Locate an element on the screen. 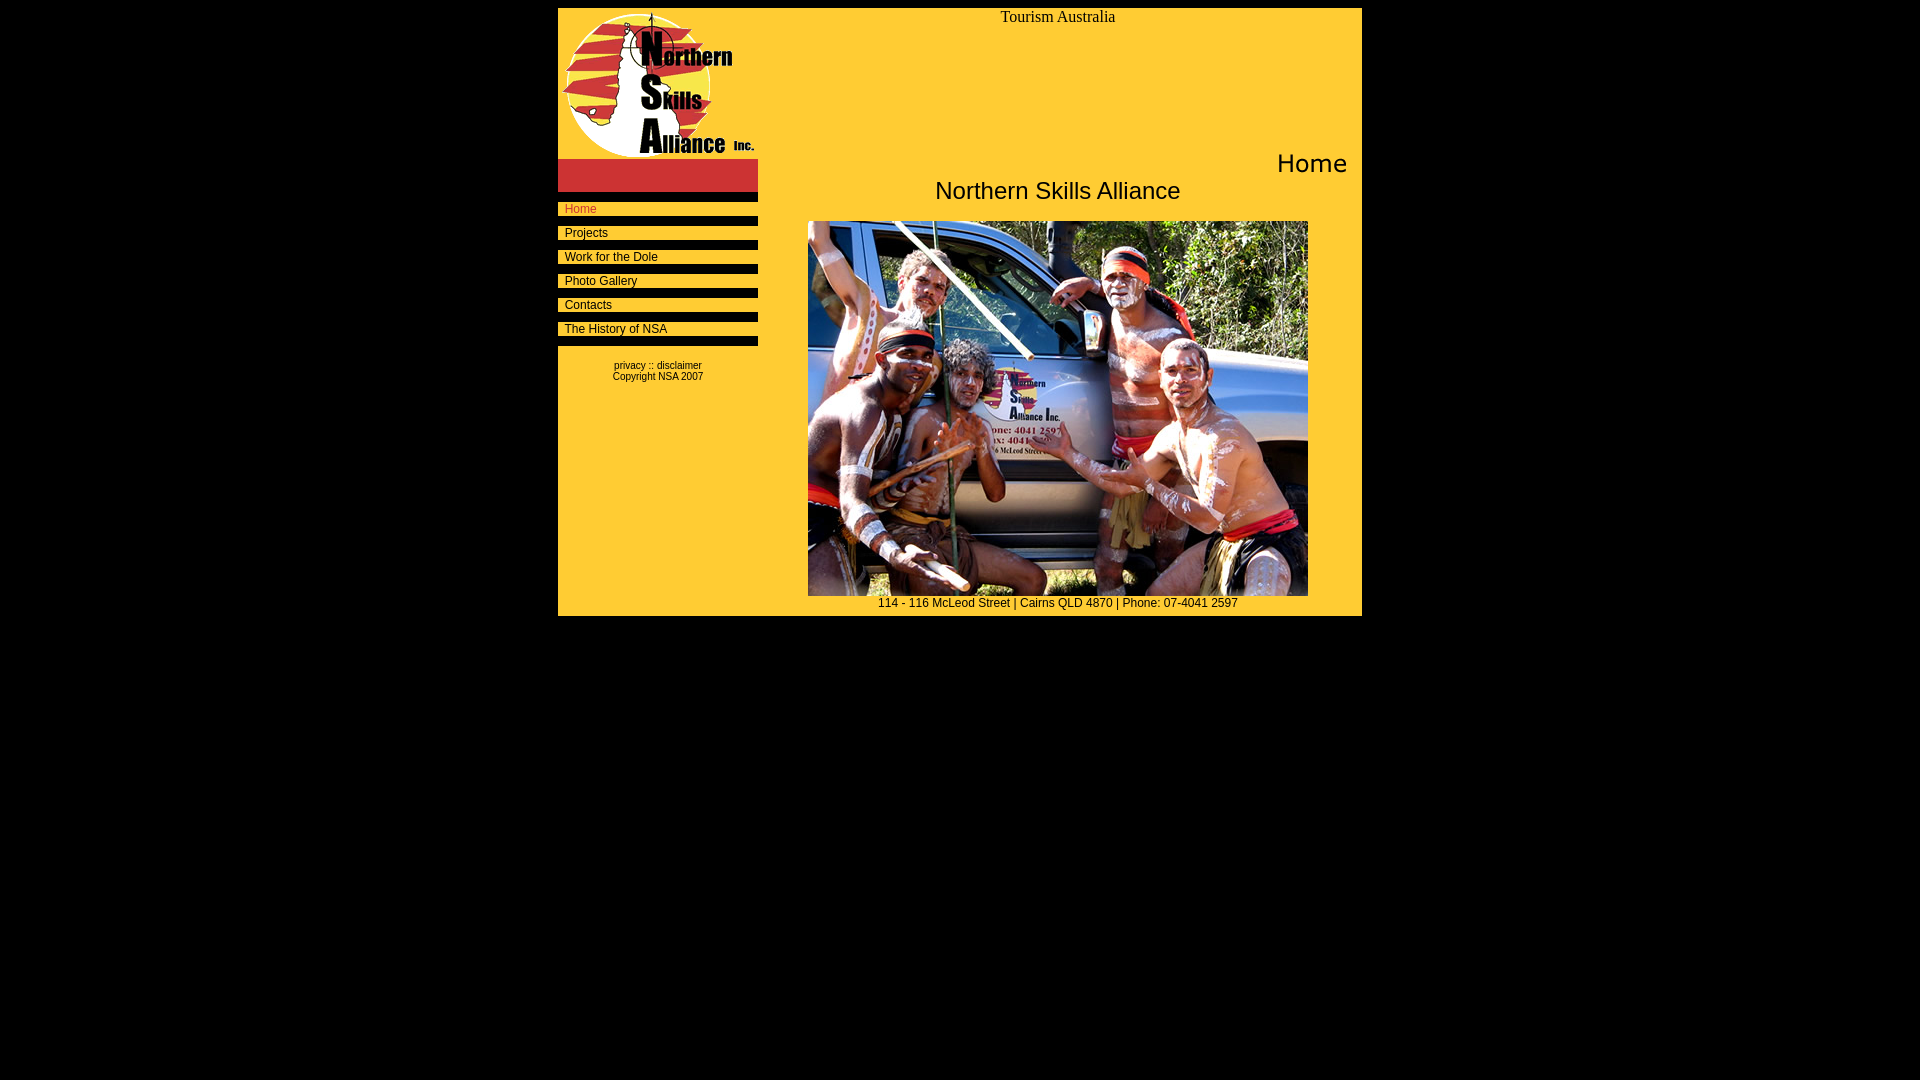 The image size is (1920, 1080). 'privacy' is located at coordinates (628, 365).